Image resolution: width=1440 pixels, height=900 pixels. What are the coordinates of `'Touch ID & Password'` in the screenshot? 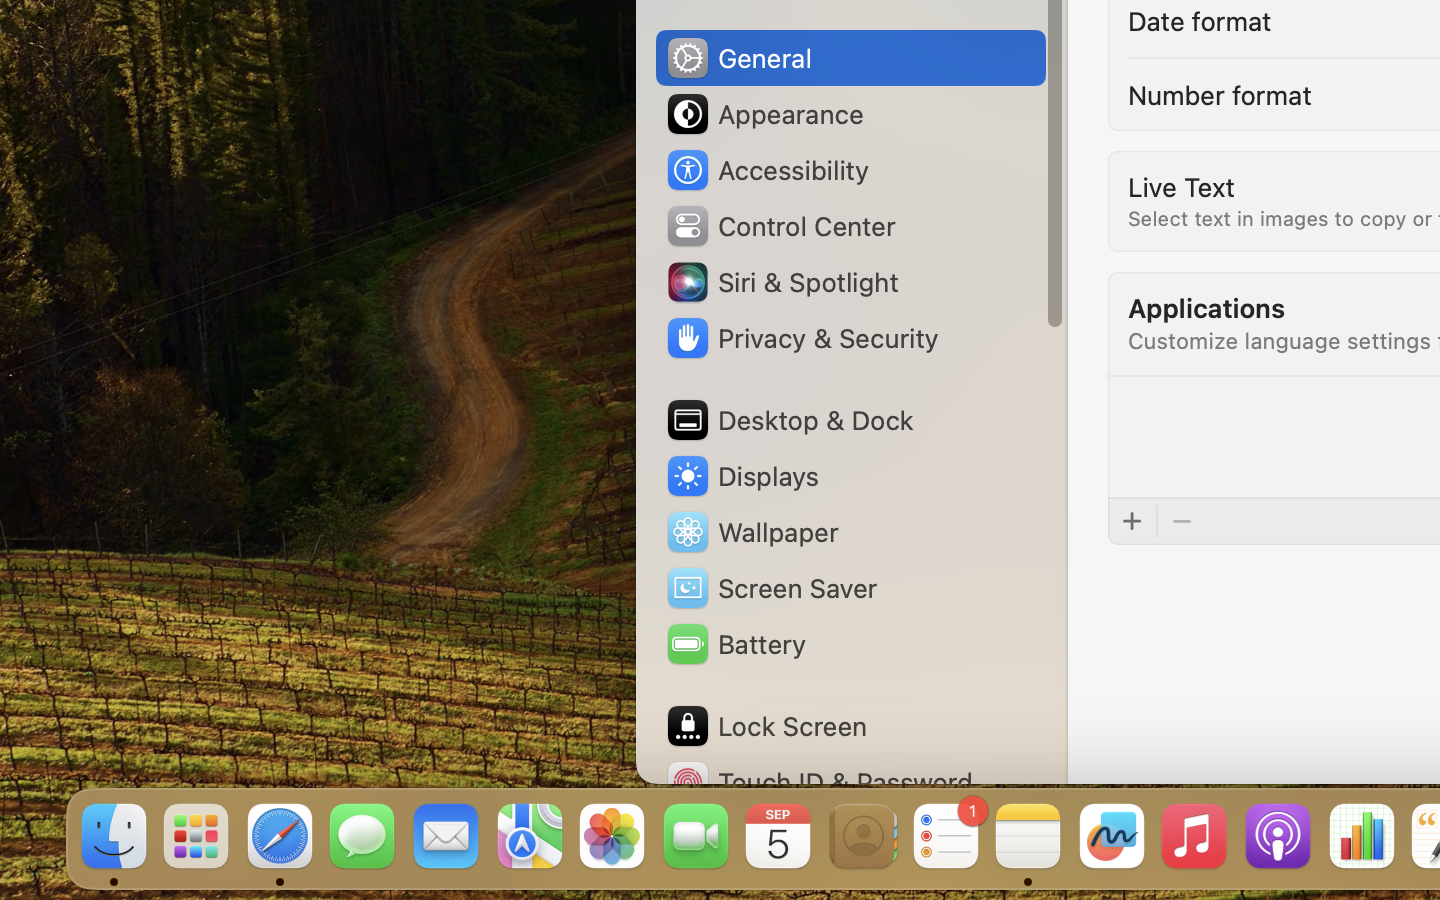 It's located at (819, 781).